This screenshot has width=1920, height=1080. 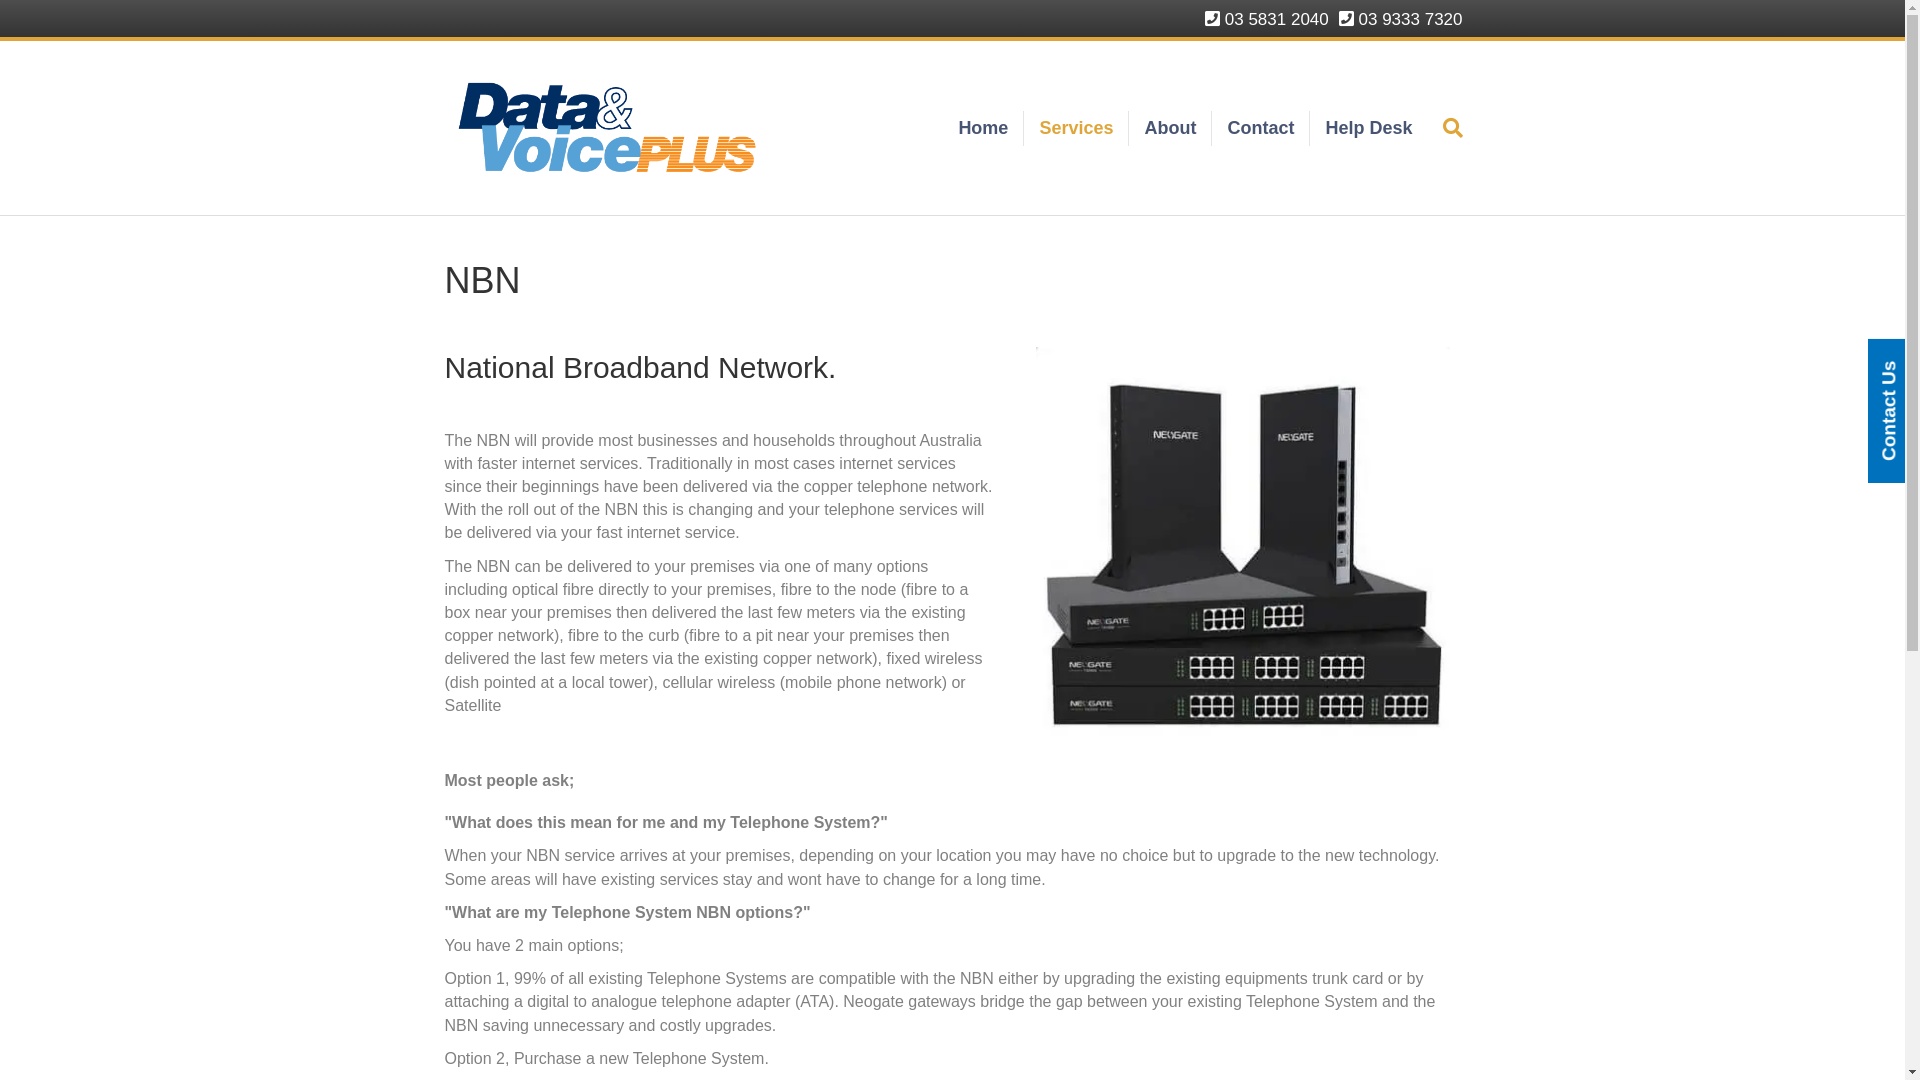 What do you see at coordinates (983, 128) in the screenshot?
I see `'Home'` at bounding box center [983, 128].